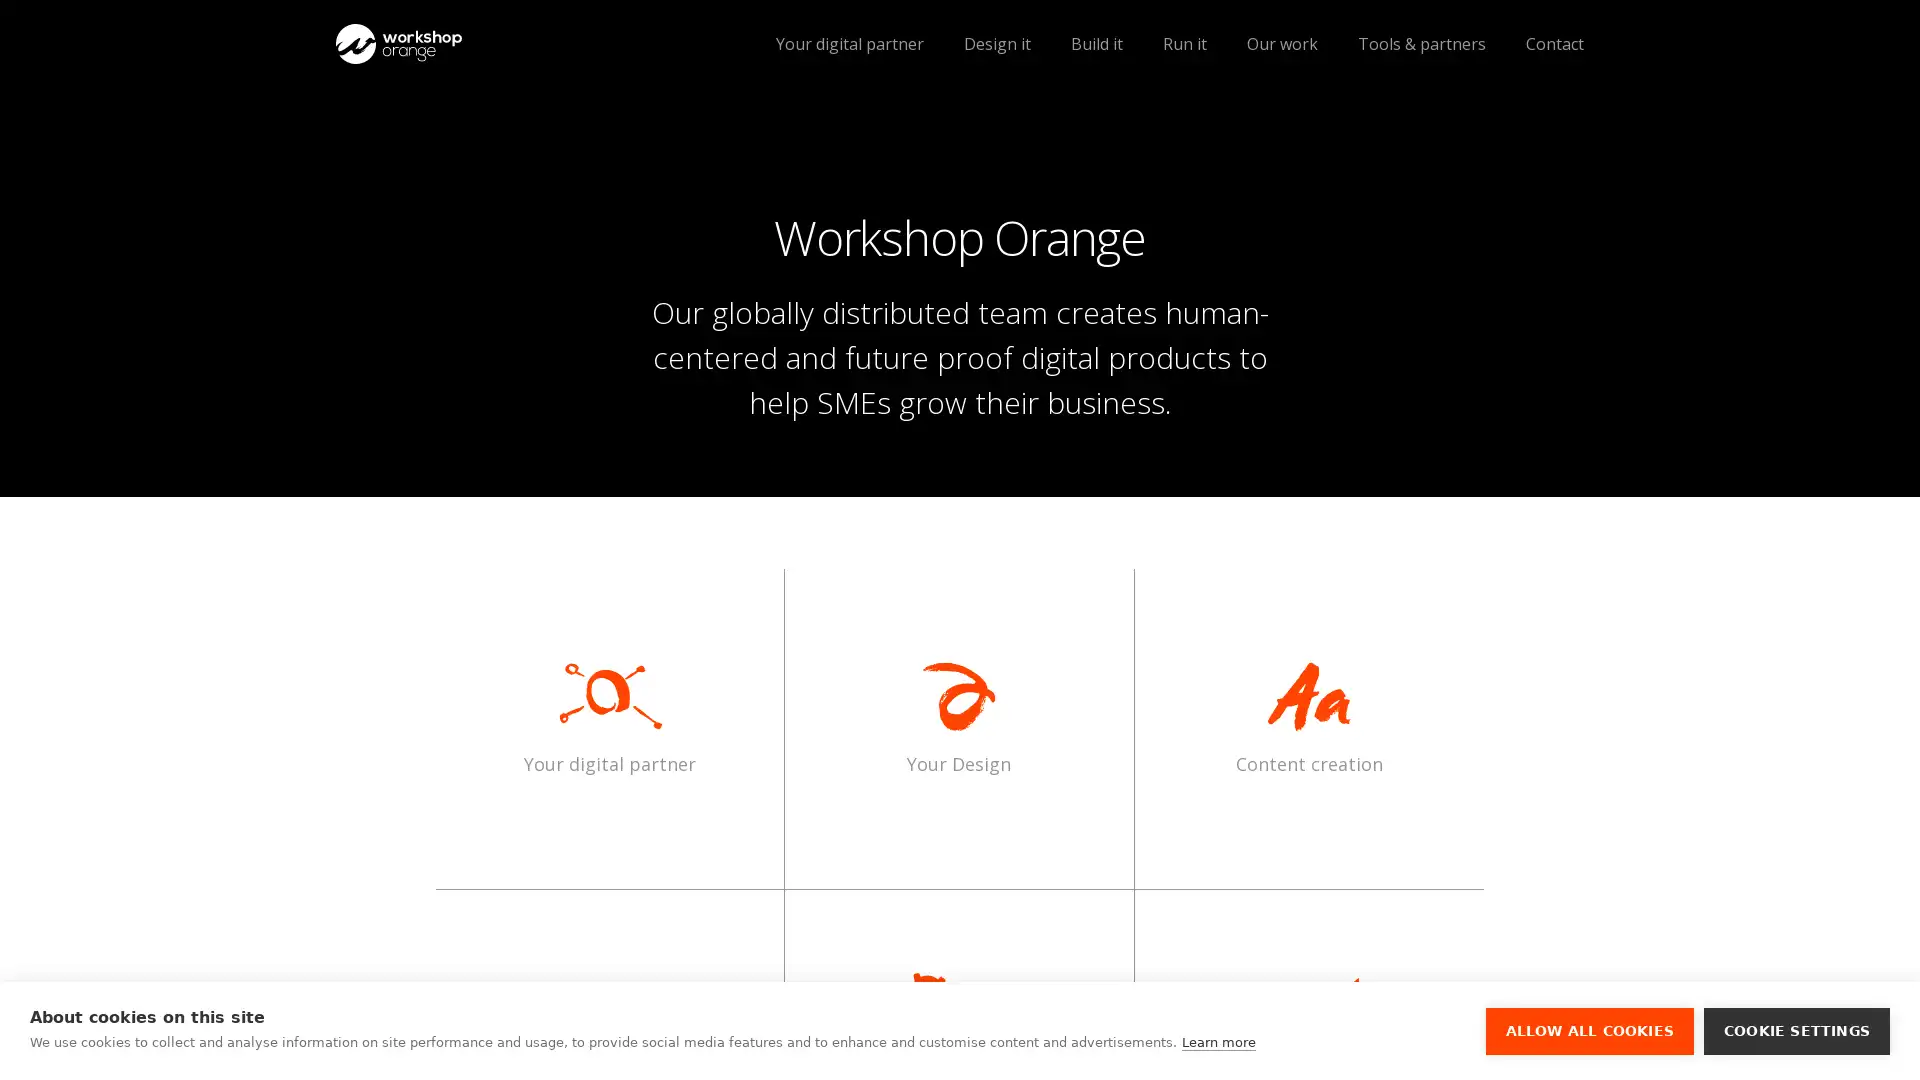 The width and height of the screenshot is (1920, 1080). I want to click on Hosting & infrastructure, so click(493, 130).